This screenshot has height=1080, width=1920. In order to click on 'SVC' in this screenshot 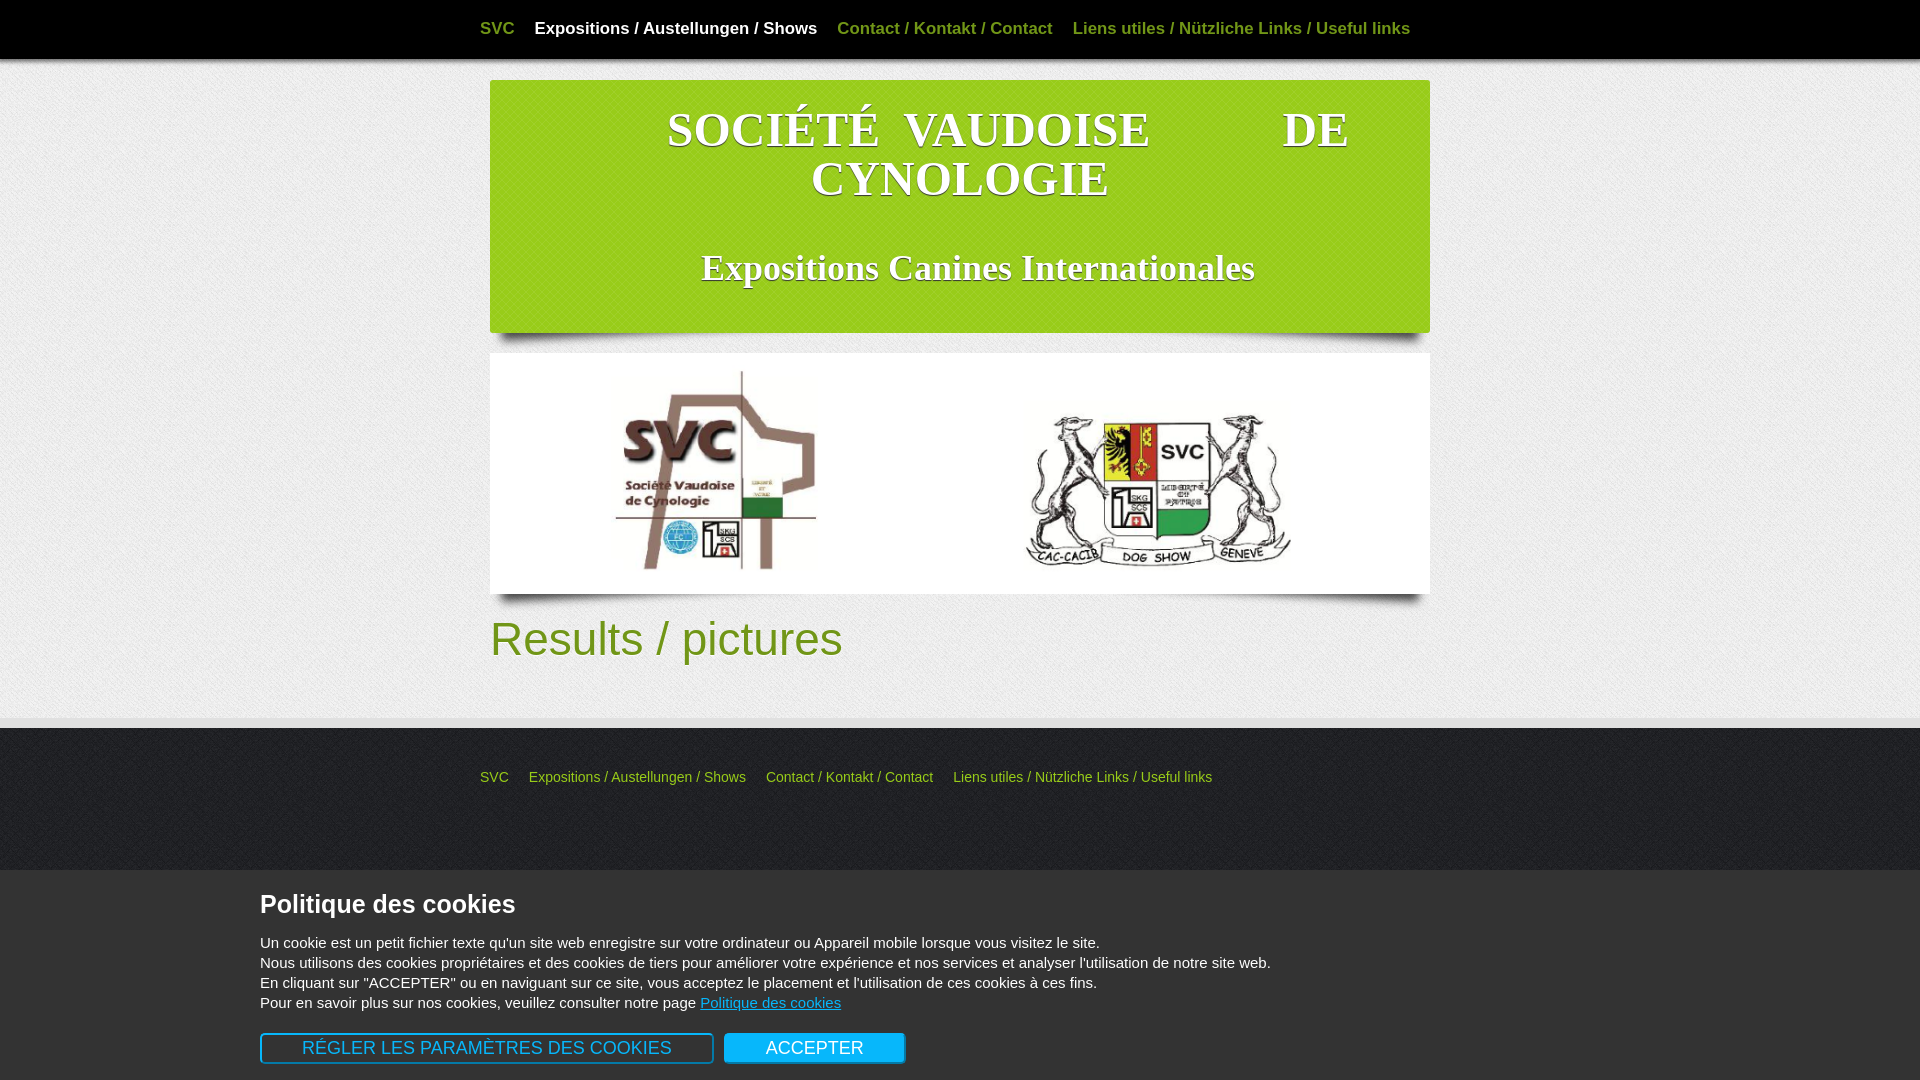, I will do `click(480, 775)`.